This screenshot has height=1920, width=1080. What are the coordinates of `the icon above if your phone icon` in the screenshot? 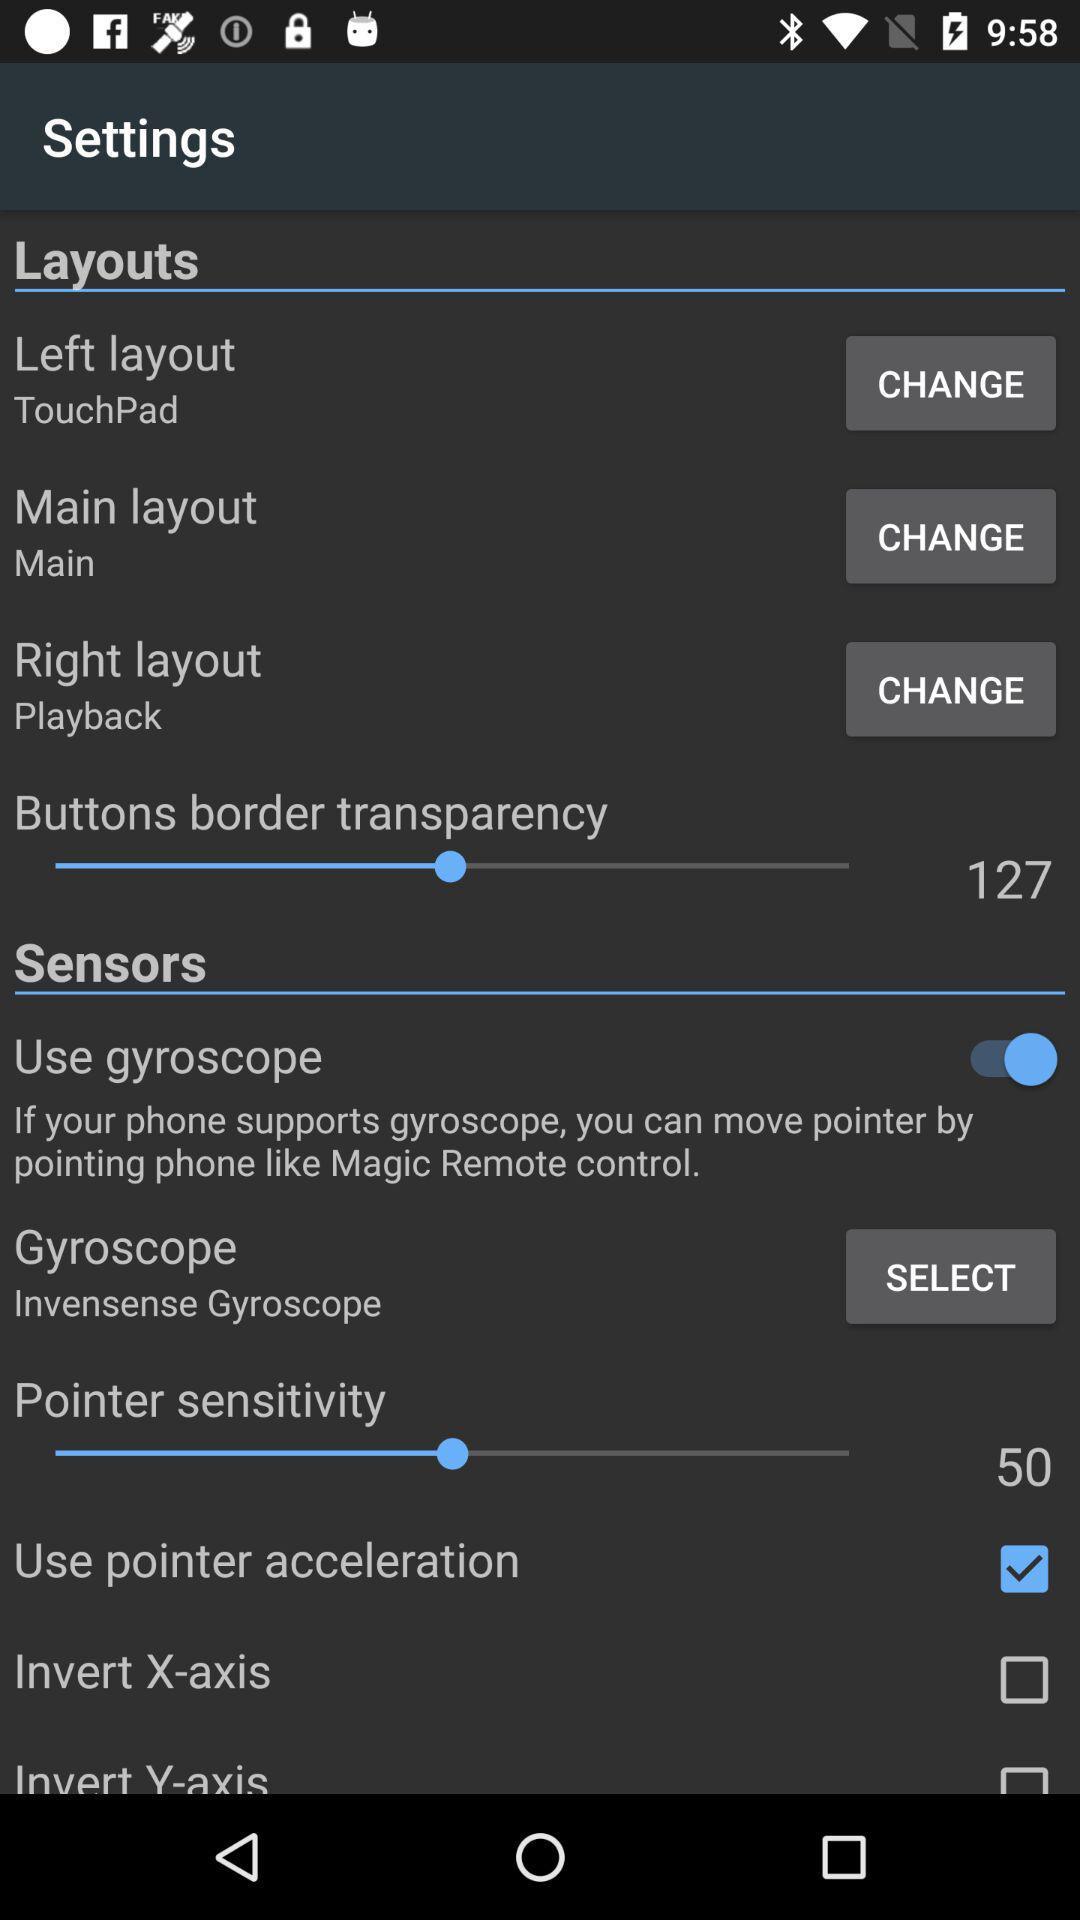 It's located at (693, 1058).